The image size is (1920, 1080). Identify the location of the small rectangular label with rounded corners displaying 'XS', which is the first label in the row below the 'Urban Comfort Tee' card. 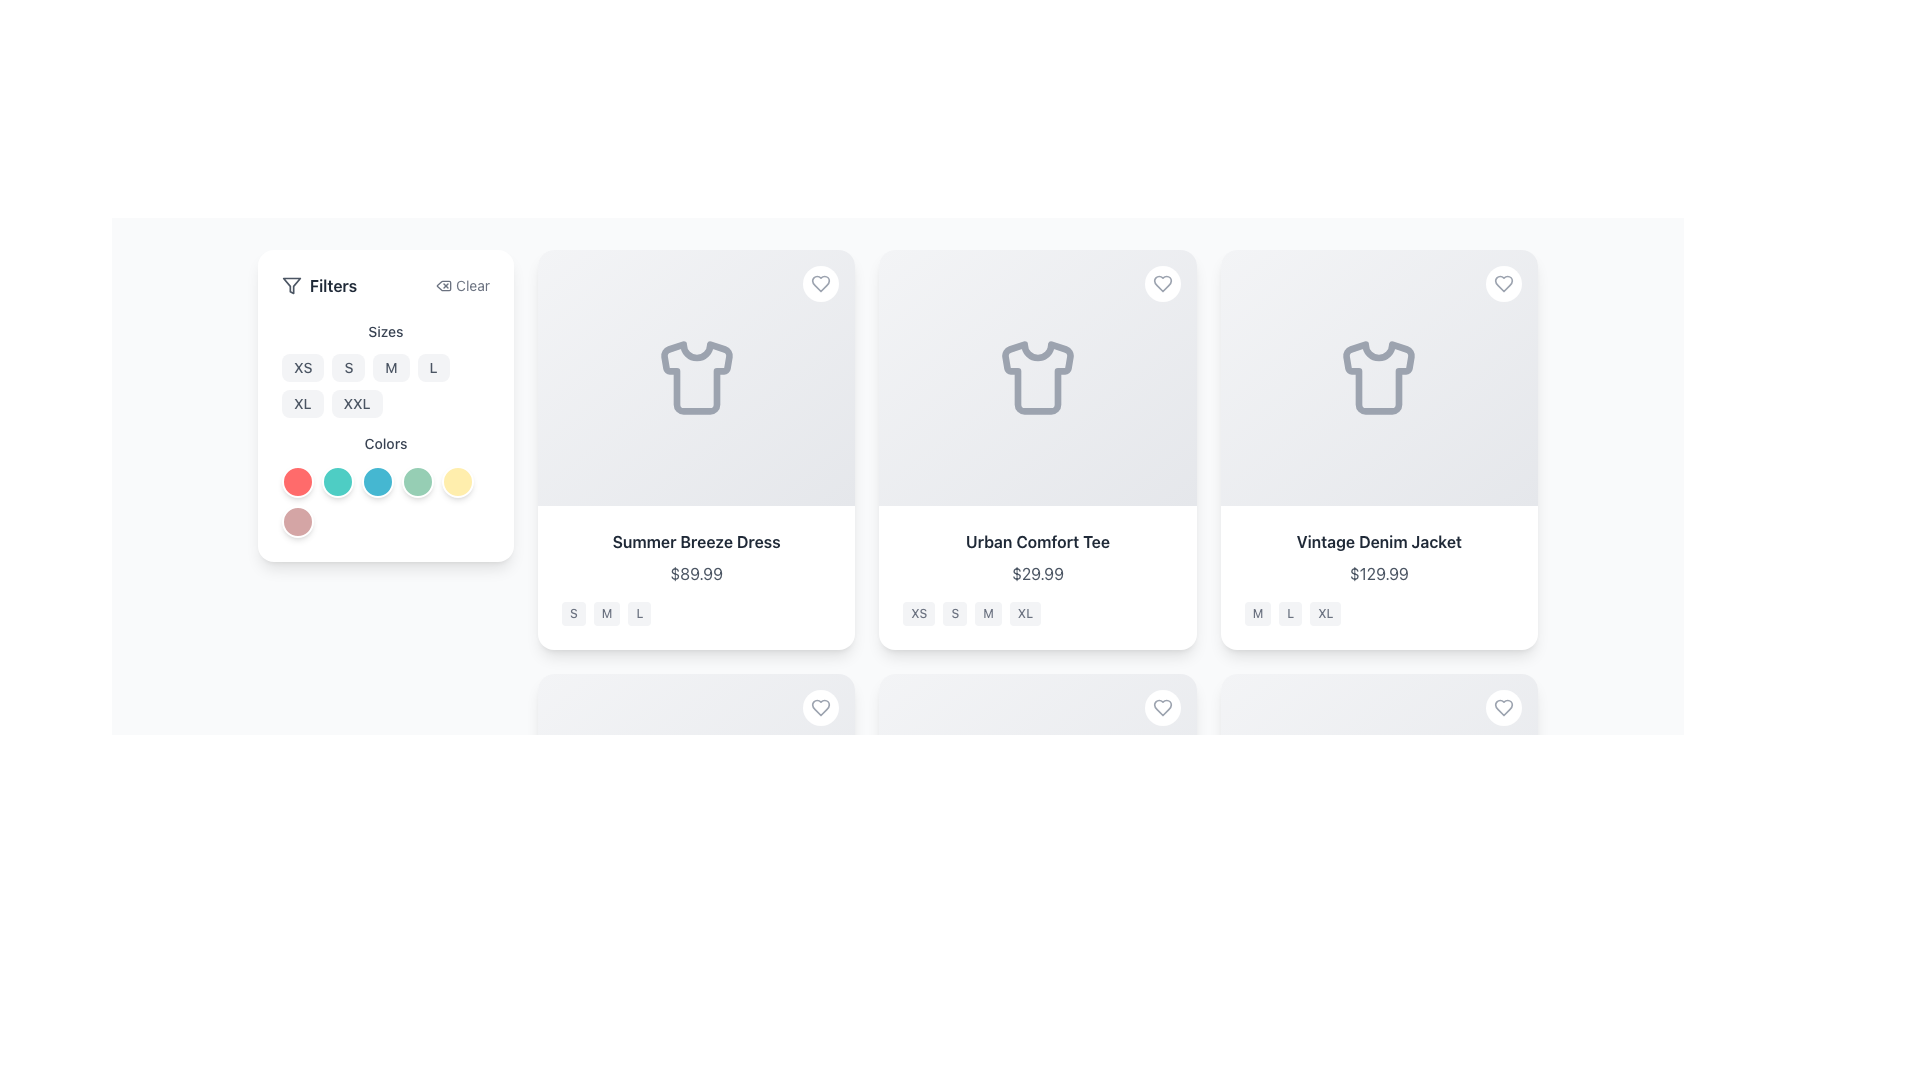
(918, 612).